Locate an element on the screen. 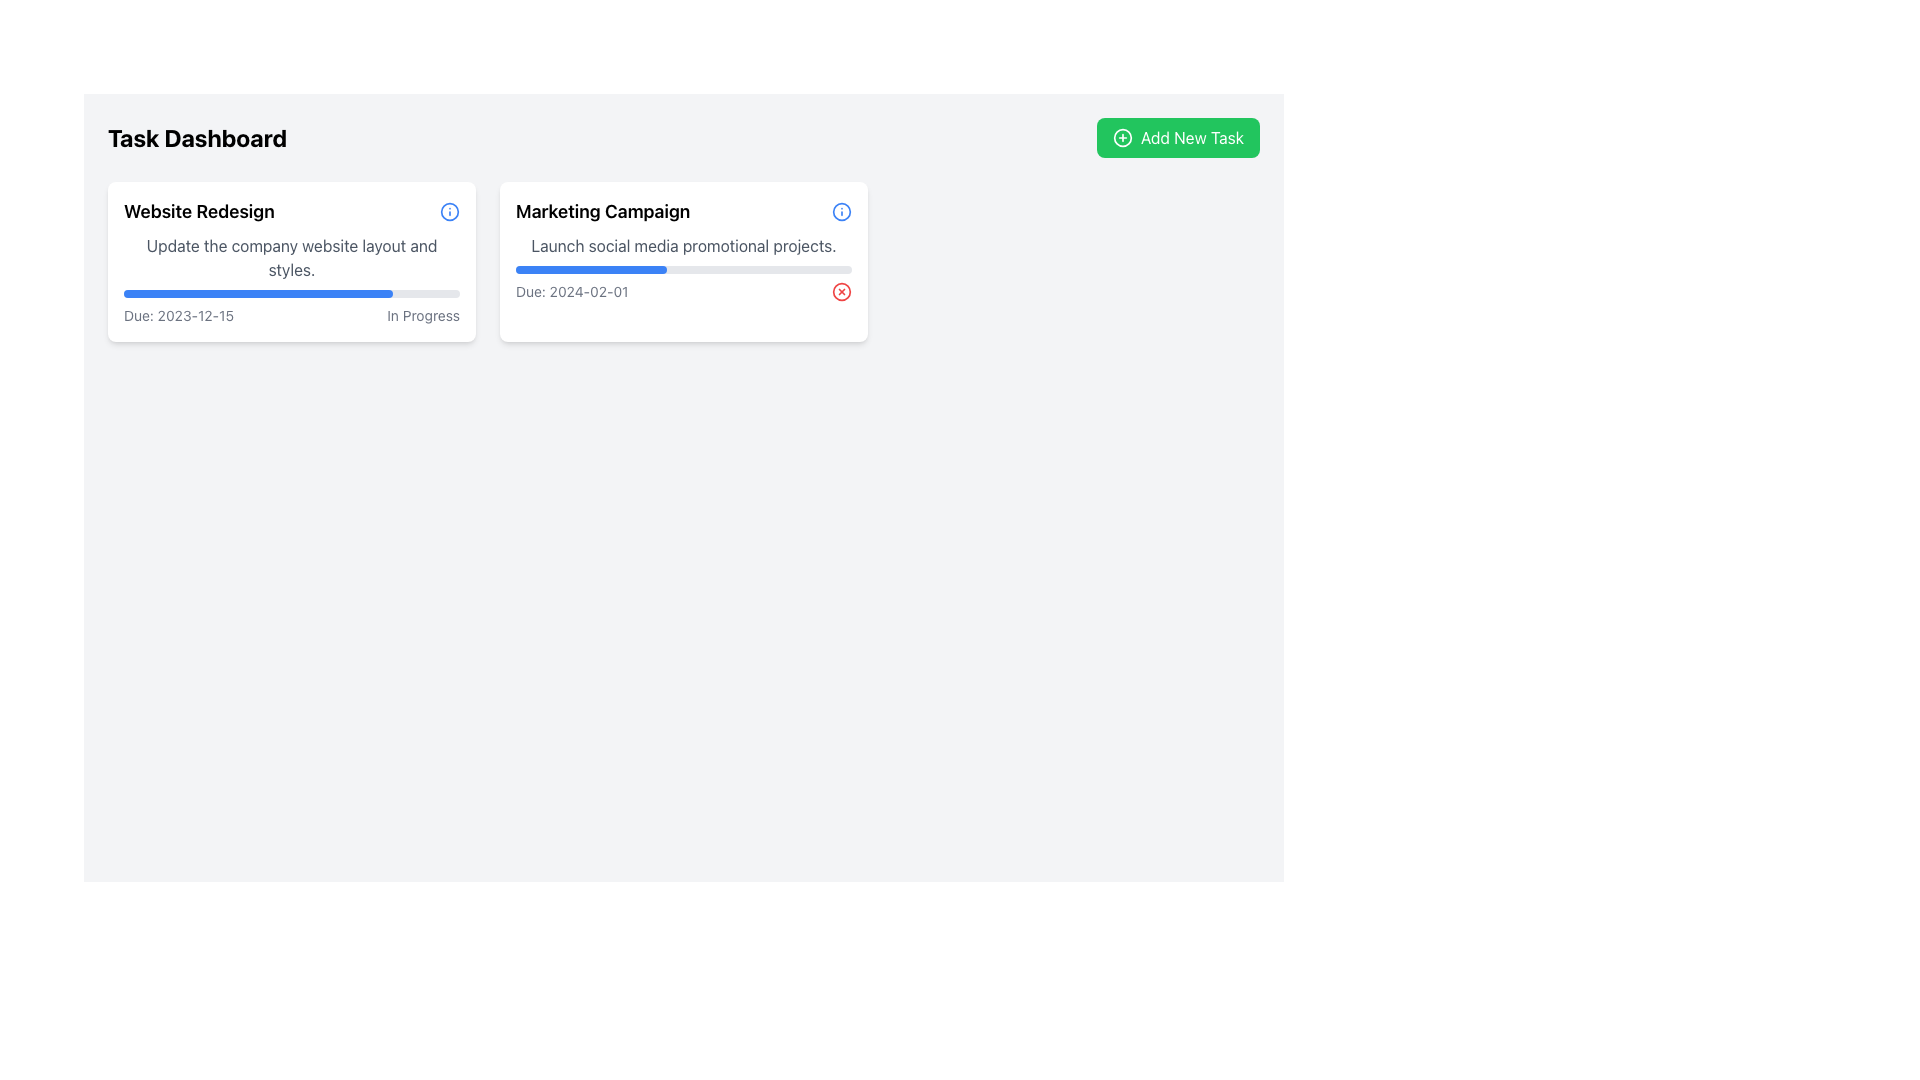 The image size is (1920, 1080). the informational icon located to the right of the 'Marketing Campaign' text is located at coordinates (841, 212).